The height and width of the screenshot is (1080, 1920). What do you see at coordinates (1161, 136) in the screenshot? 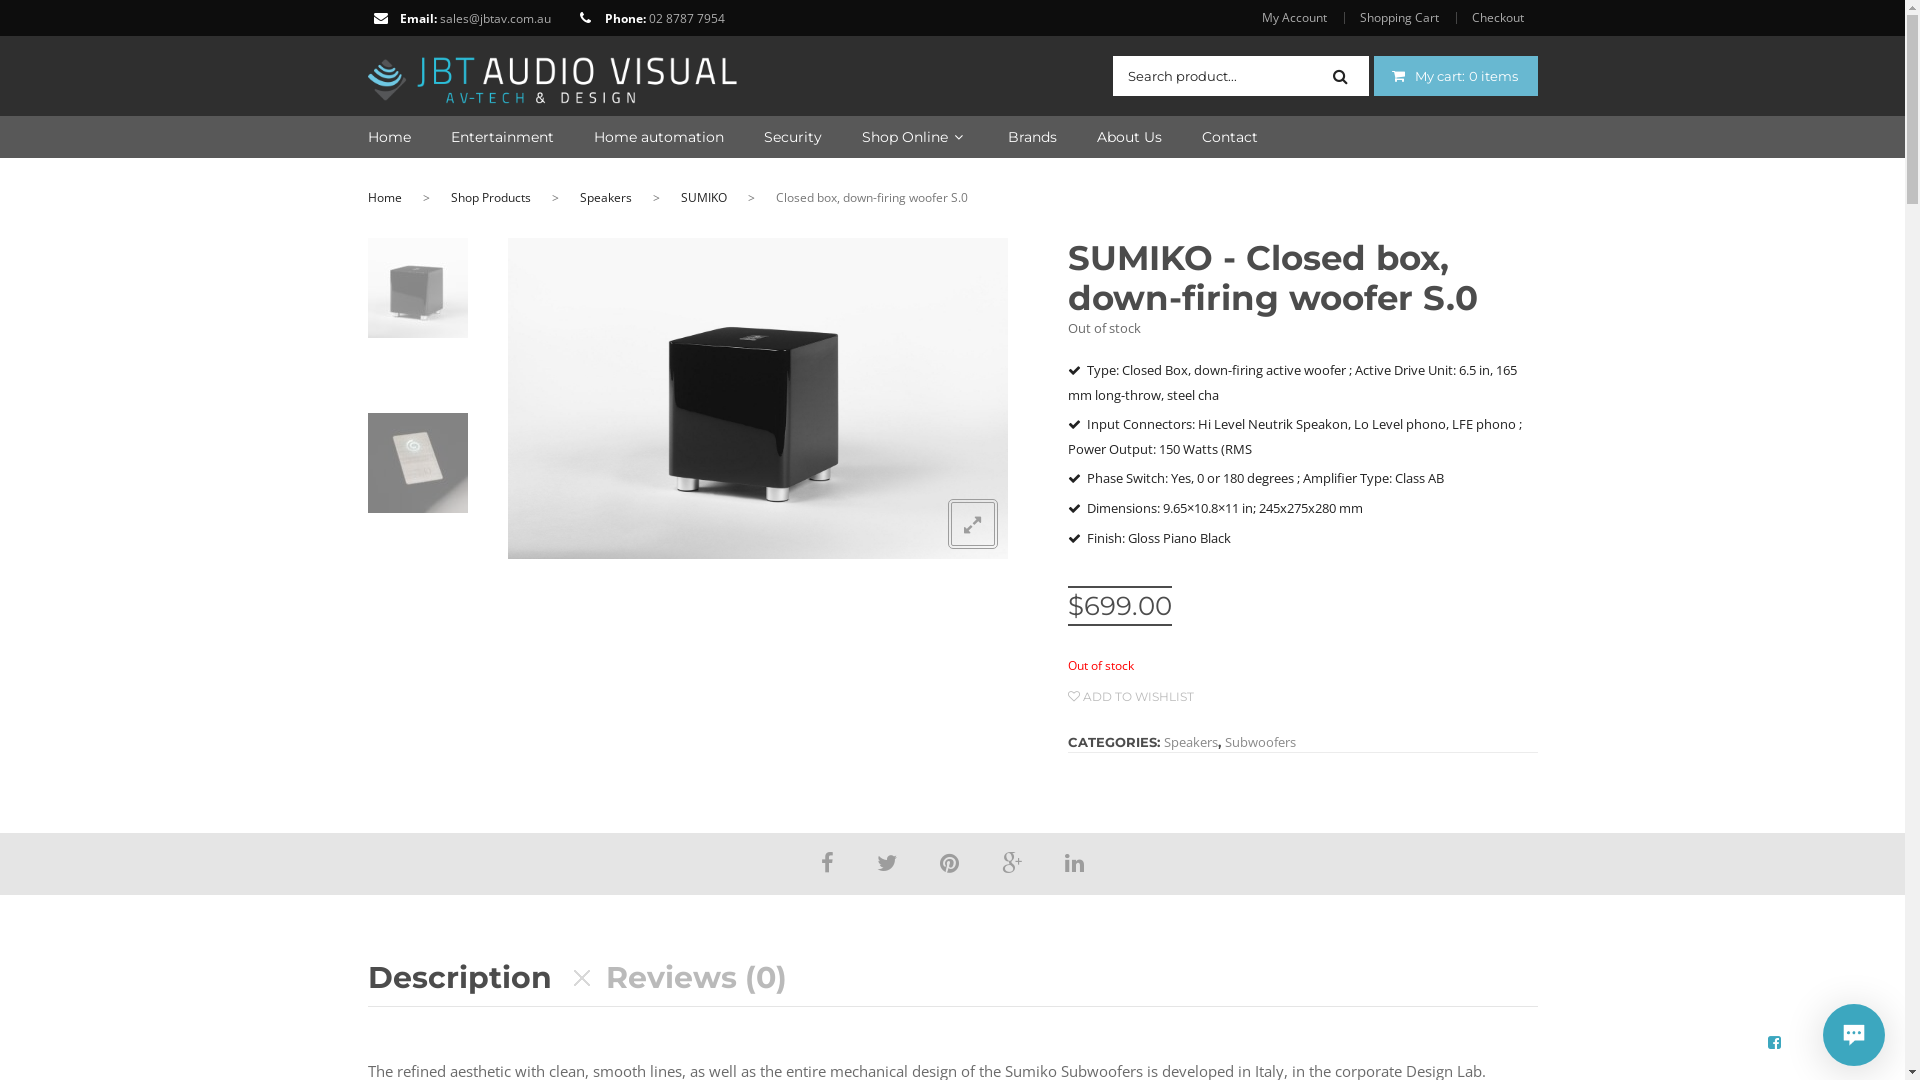
I see `'Contact'` at bounding box center [1161, 136].